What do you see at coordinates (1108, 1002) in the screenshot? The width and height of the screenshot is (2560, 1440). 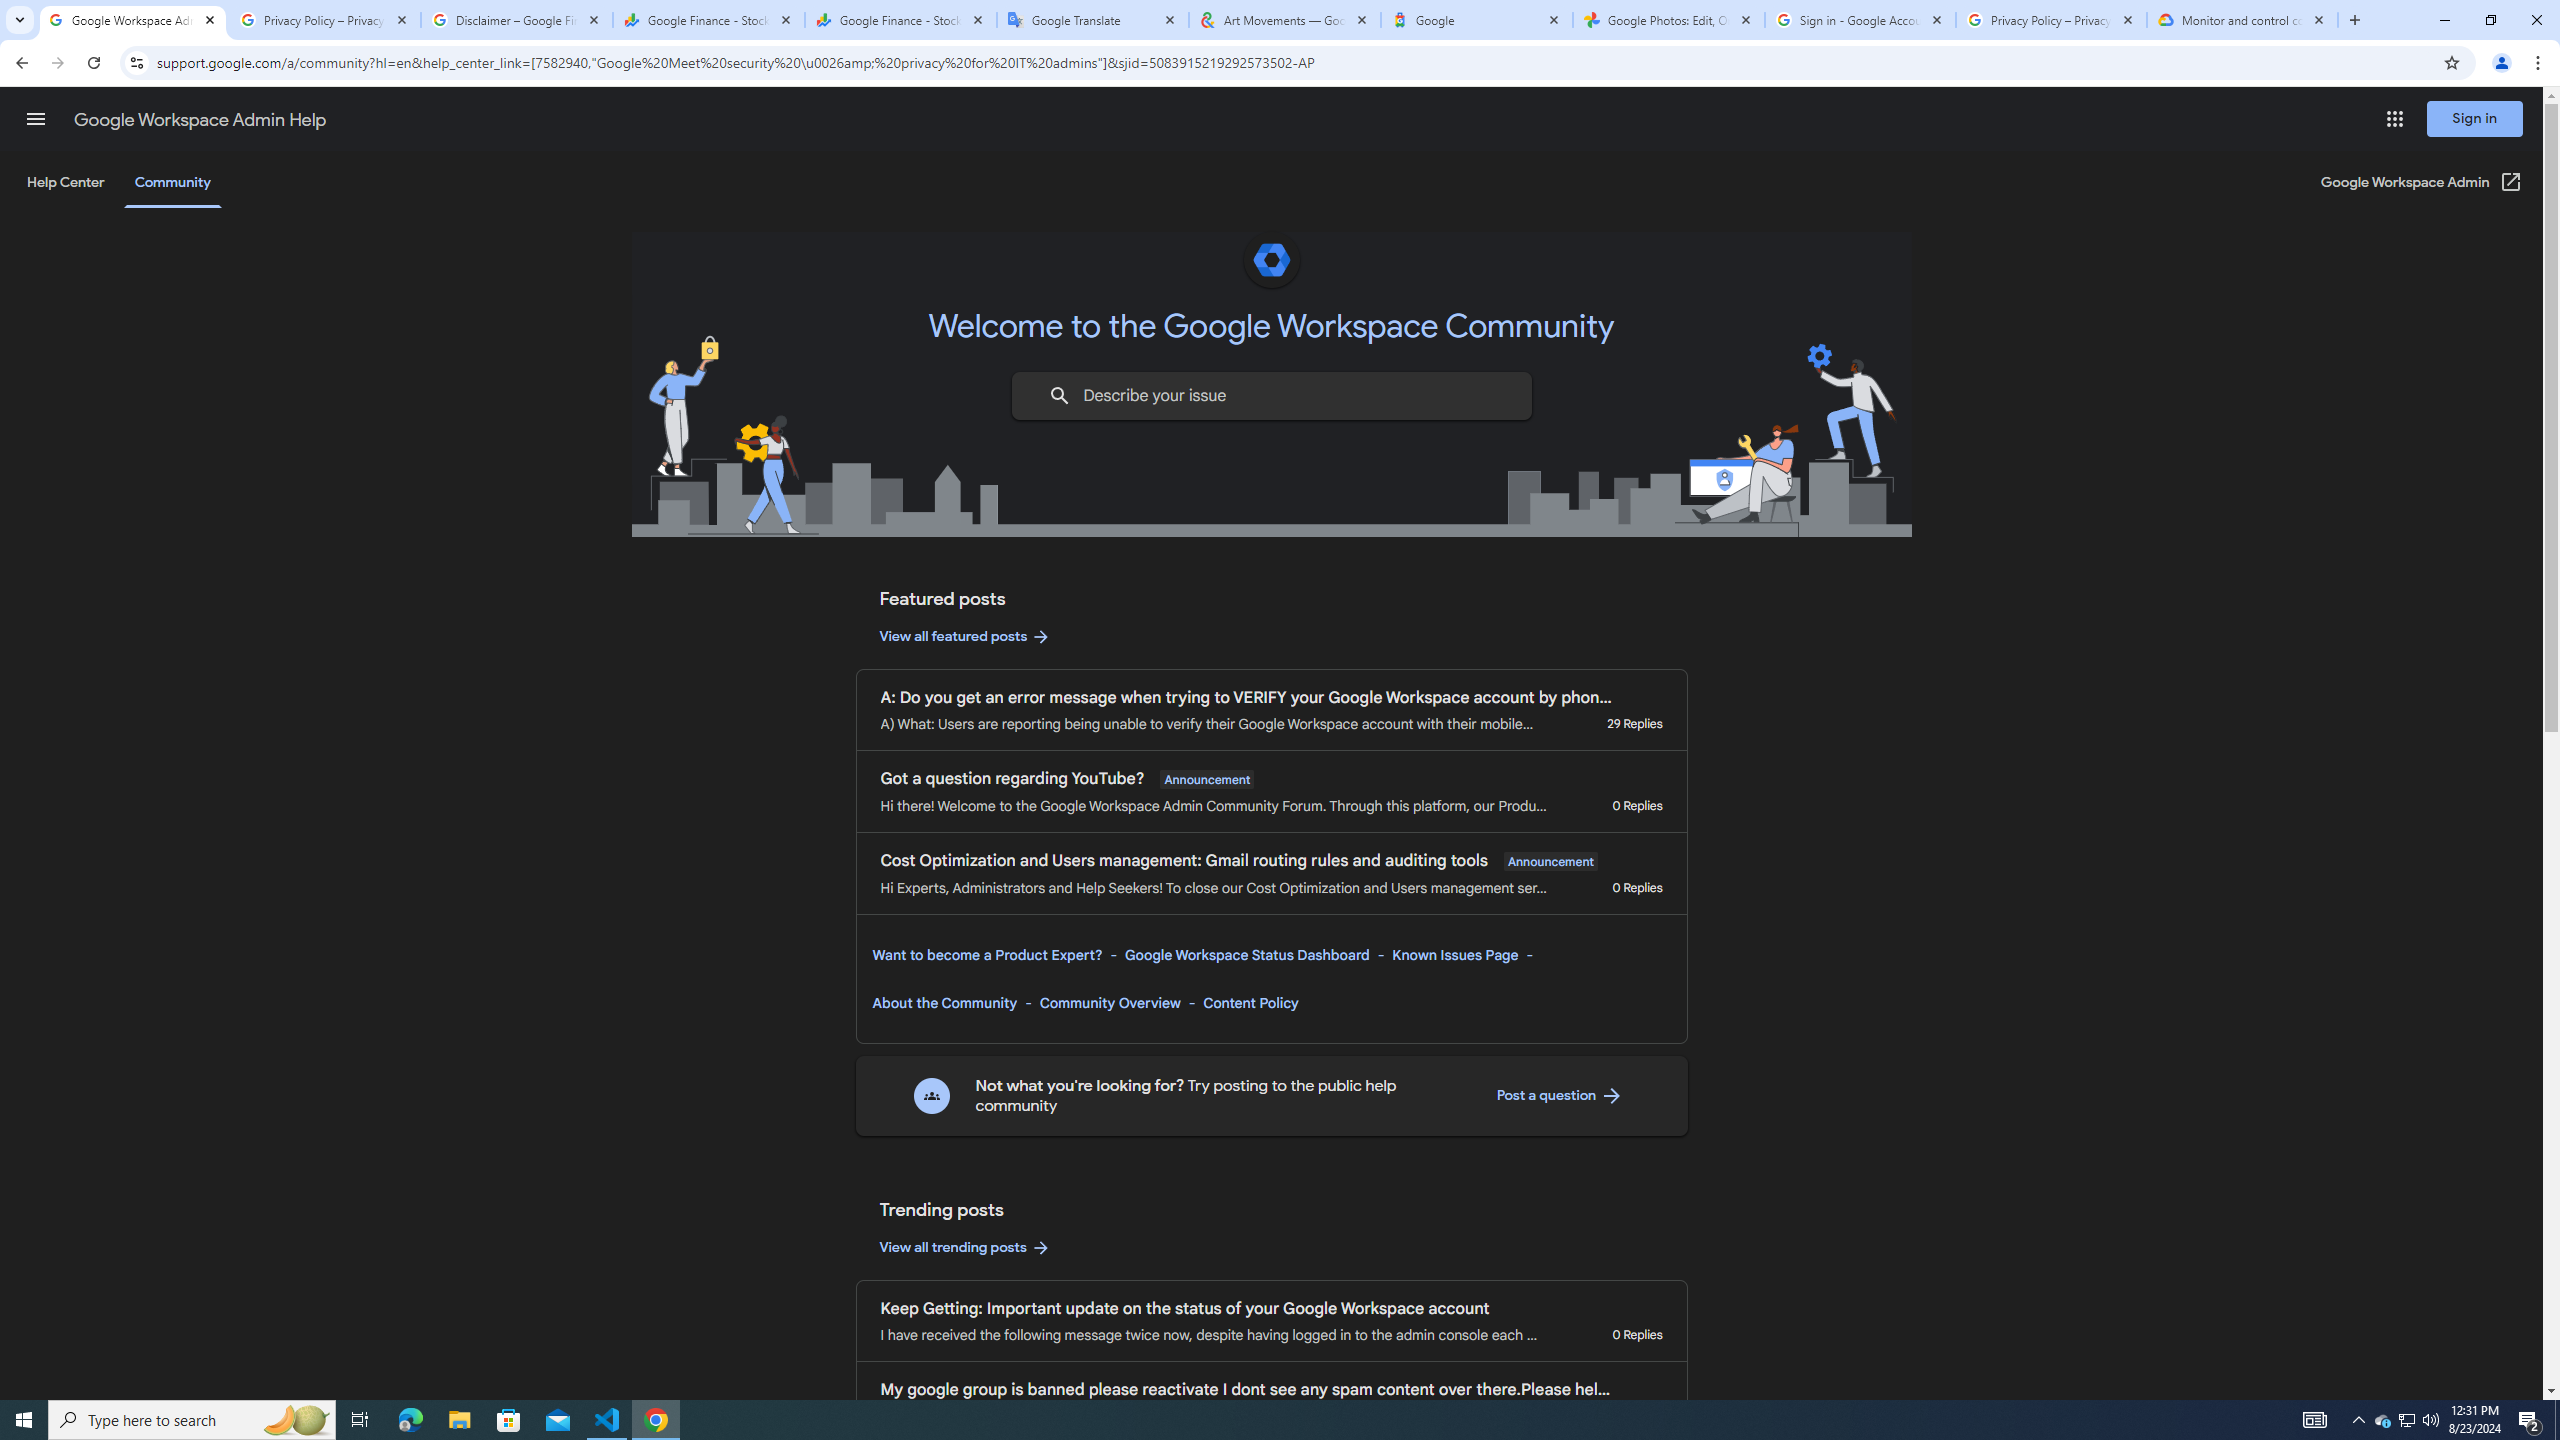 I see `'Community Overview'` at bounding box center [1108, 1002].